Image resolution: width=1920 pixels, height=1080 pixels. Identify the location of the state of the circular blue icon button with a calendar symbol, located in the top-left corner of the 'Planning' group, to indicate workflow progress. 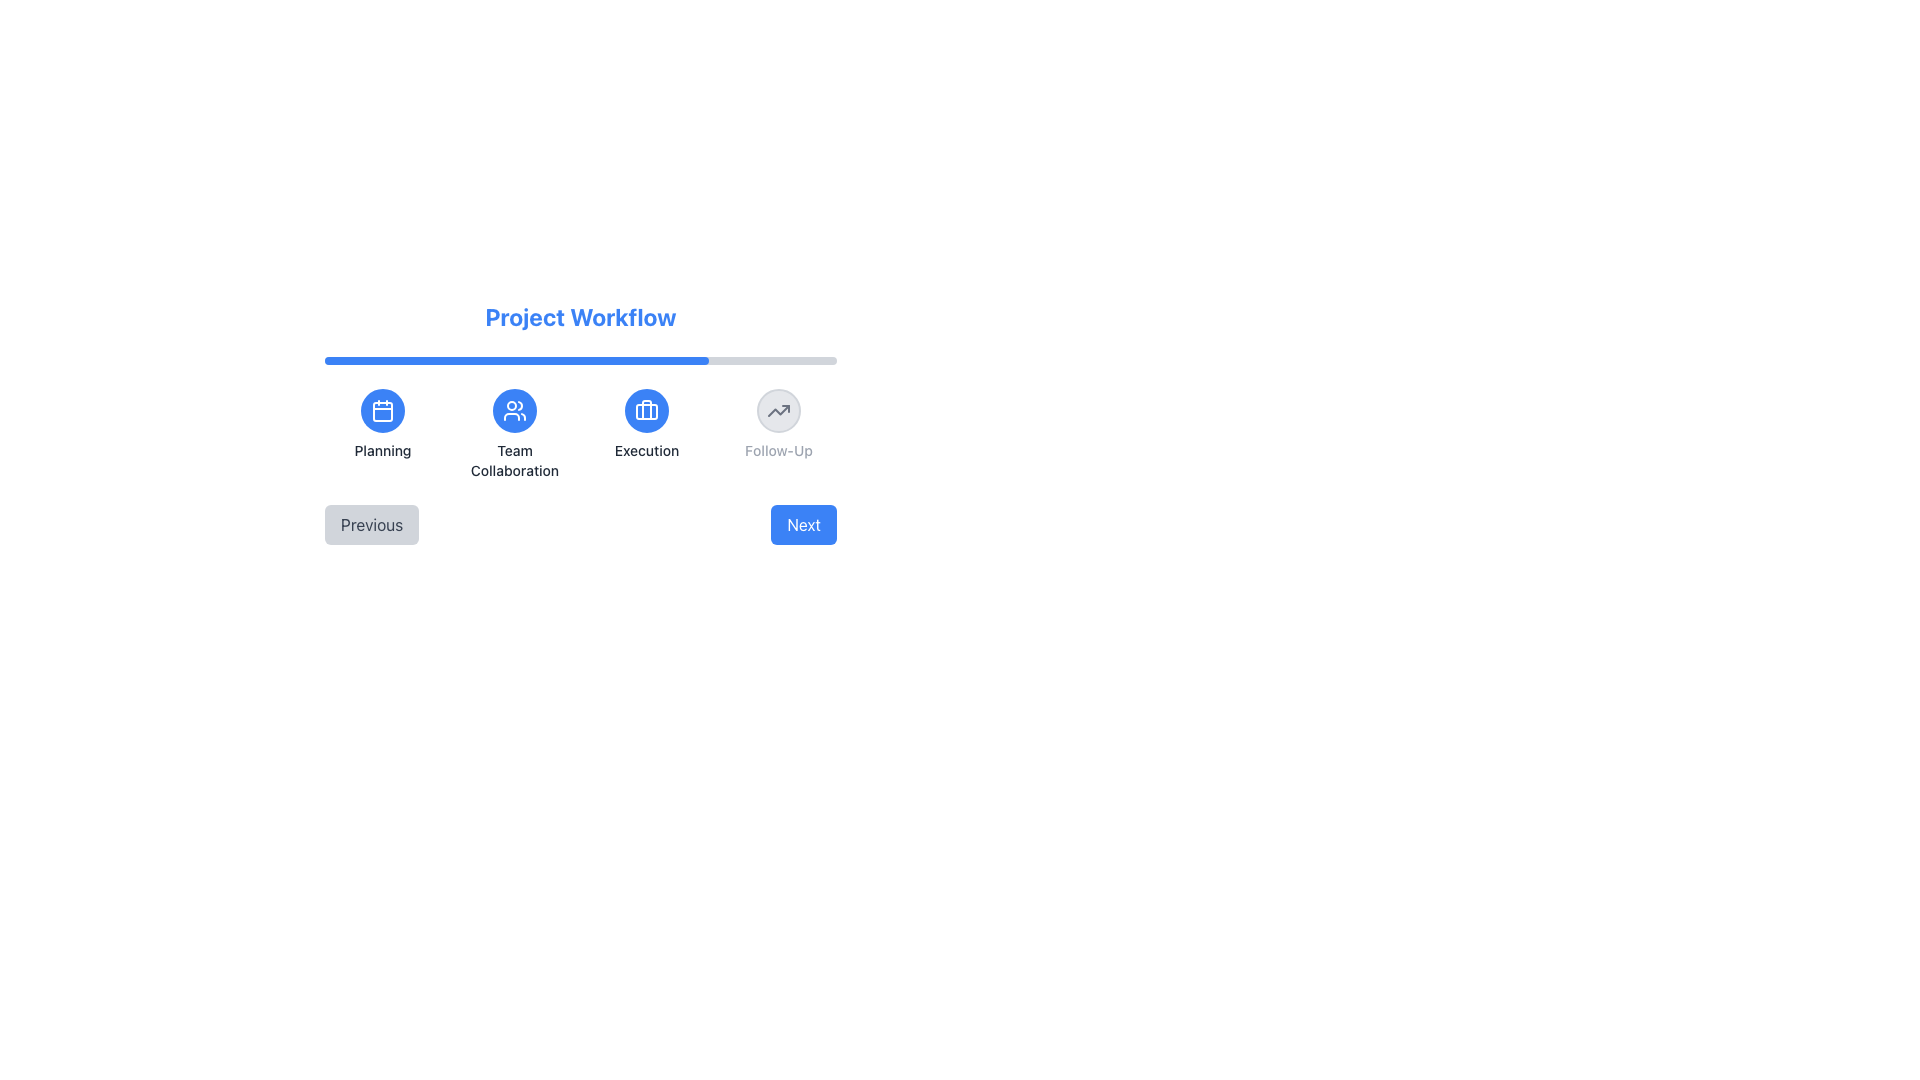
(383, 410).